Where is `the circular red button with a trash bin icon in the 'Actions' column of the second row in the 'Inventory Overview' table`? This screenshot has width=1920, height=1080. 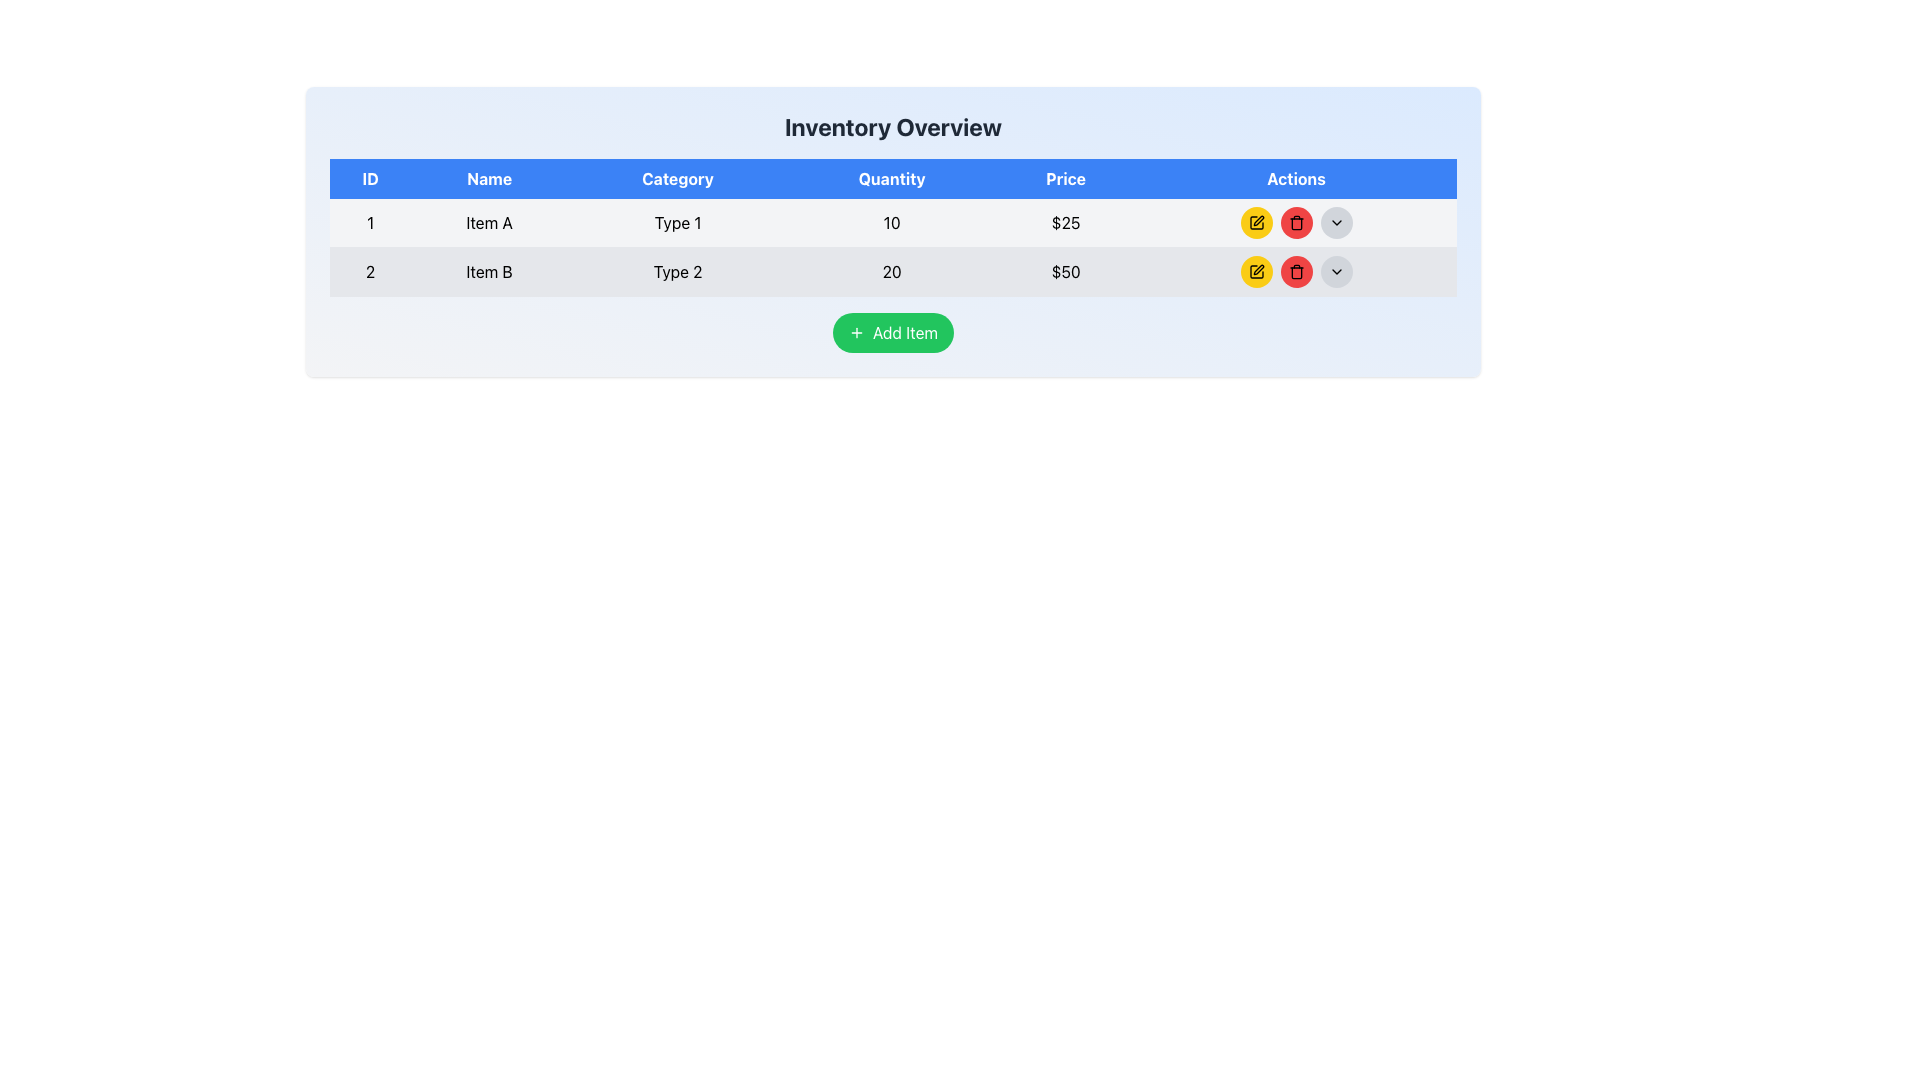
the circular red button with a trash bin icon in the 'Actions' column of the second row in the 'Inventory Overview' table is located at coordinates (1296, 272).